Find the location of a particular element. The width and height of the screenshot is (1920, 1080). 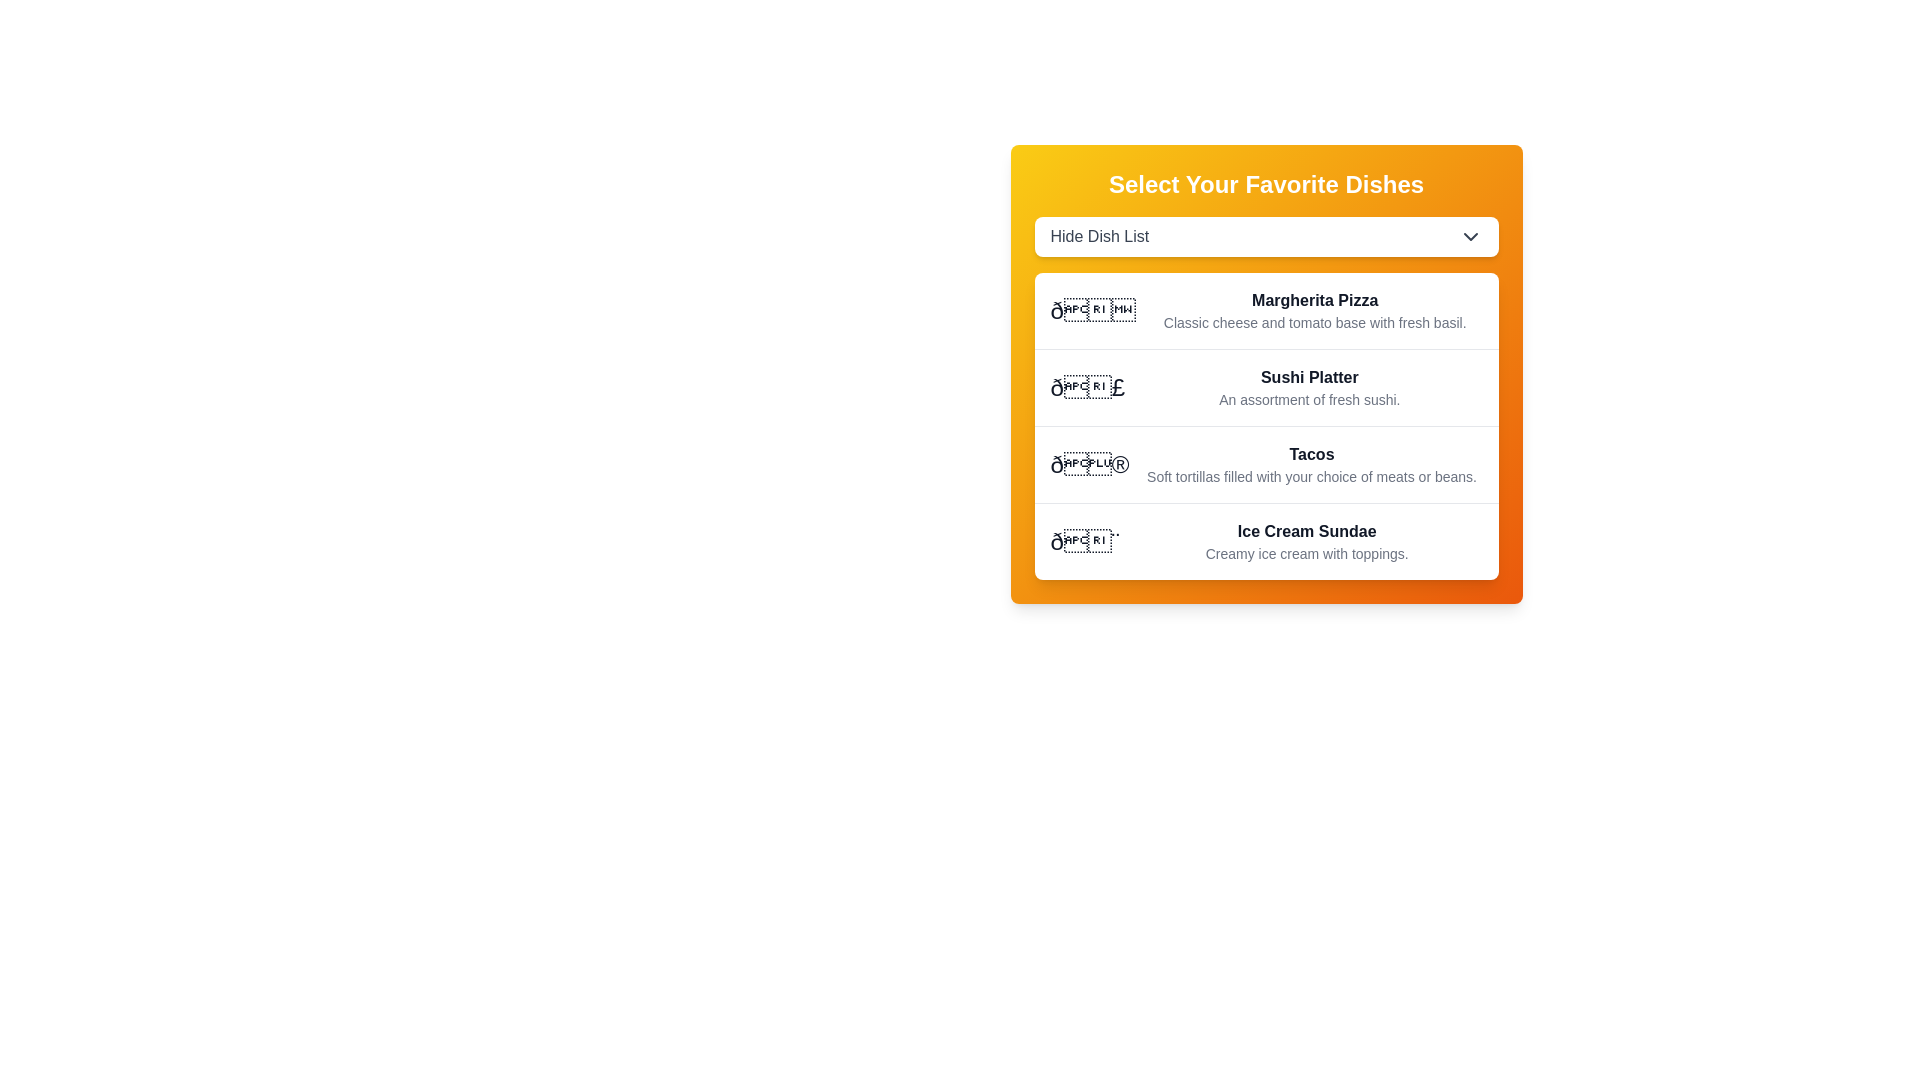

the sushi emoji icon representing the 'Sushi Platter' dish is located at coordinates (1086, 388).